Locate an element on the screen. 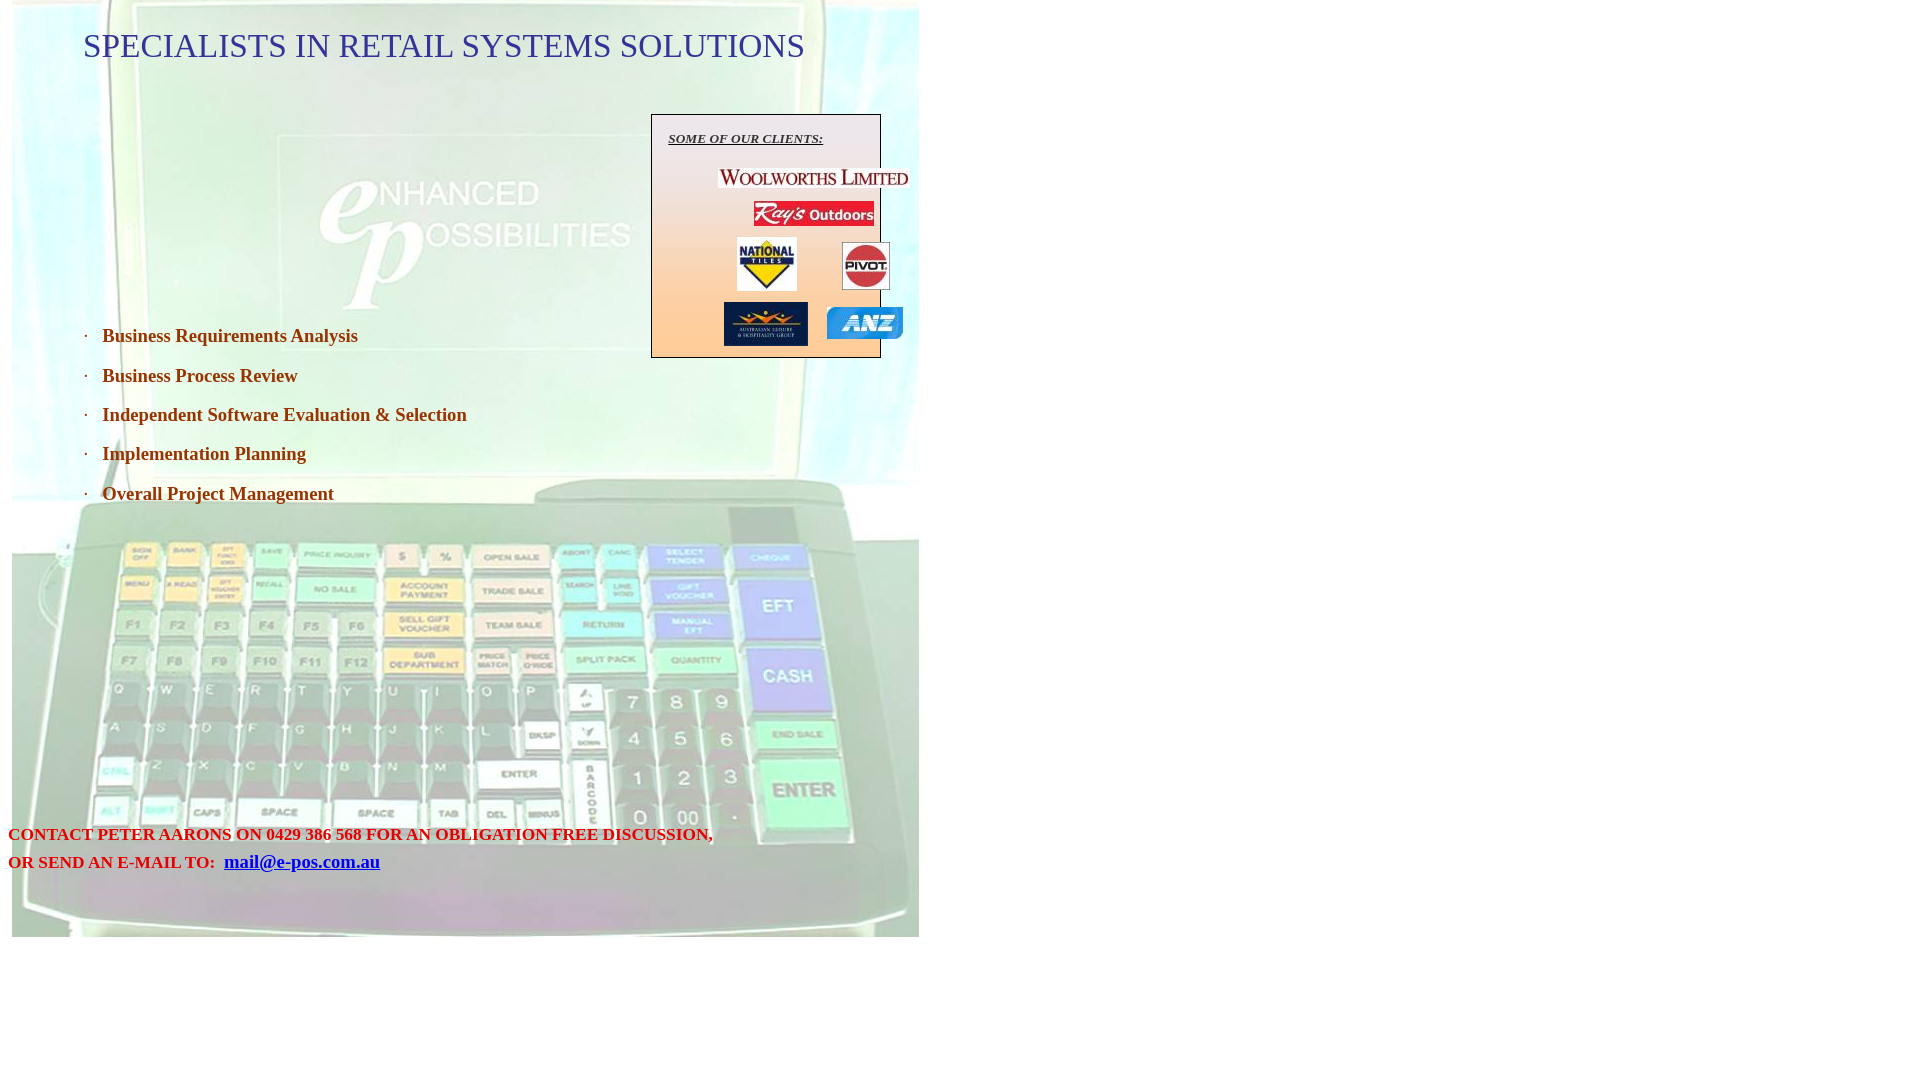 The width and height of the screenshot is (1920, 1080). 'mail@e-pos.com.au' is located at coordinates (301, 860).